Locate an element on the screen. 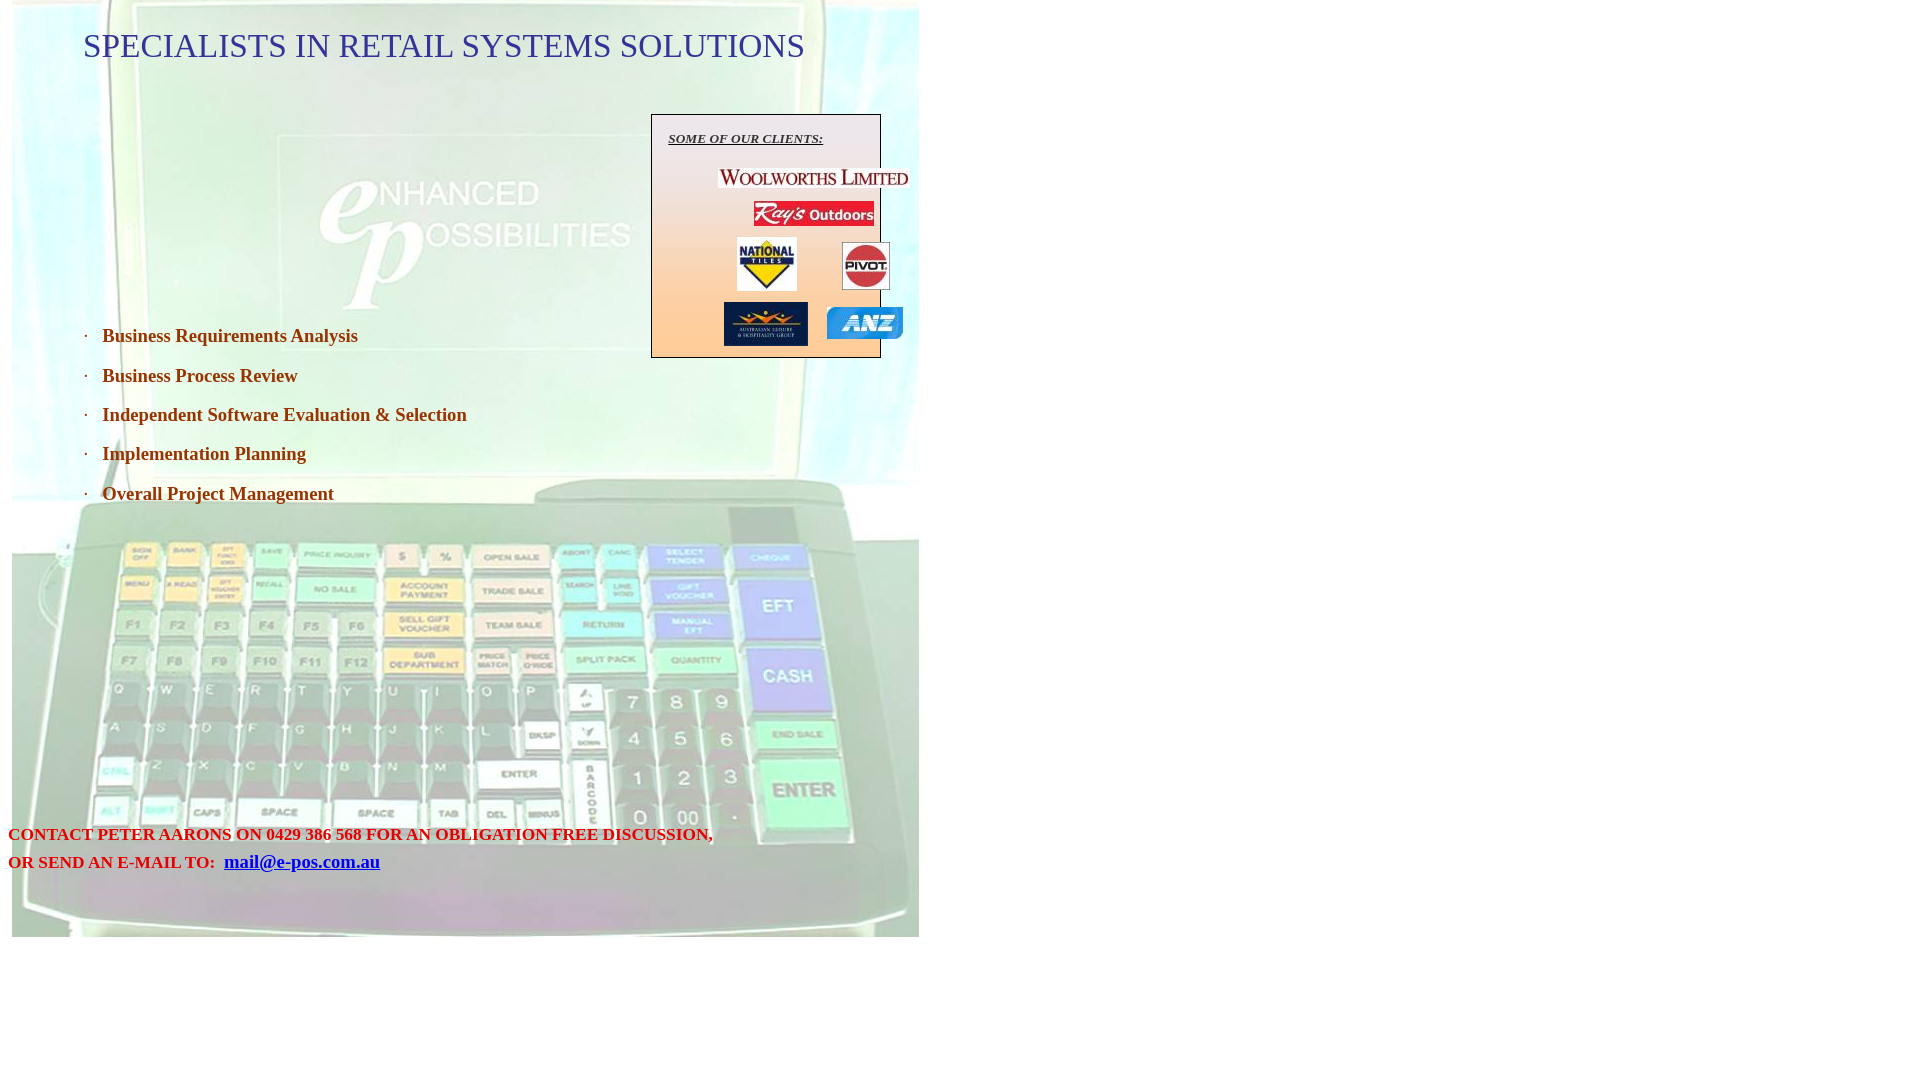 The width and height of the screenshot is (1920, 1080). 'mail@e-pos.com.au' is located at coordinates (301, 860).